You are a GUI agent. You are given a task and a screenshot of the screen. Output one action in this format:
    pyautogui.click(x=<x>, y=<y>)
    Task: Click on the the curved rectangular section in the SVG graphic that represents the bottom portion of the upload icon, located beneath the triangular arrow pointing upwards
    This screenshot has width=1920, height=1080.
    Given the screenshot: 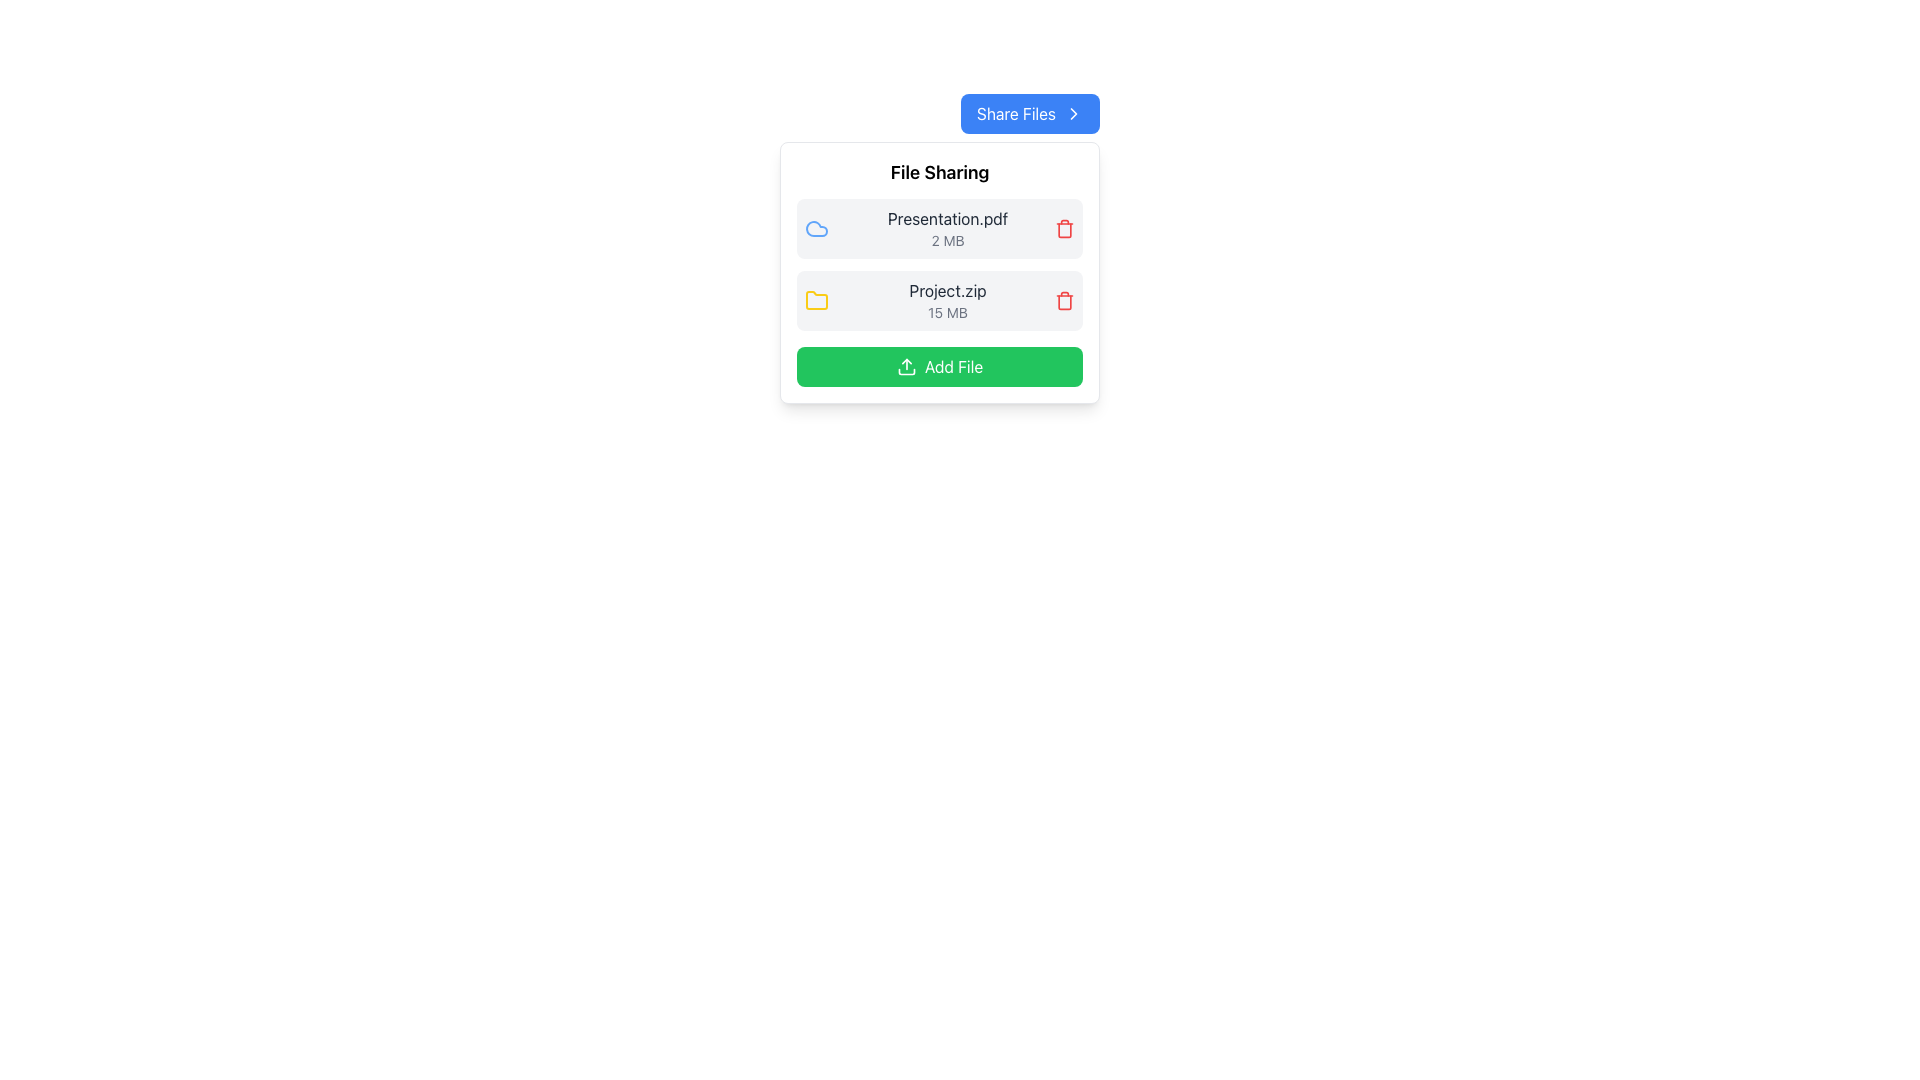 What is the action you would take?
    pyautogui.click(x=906, y=371)
    